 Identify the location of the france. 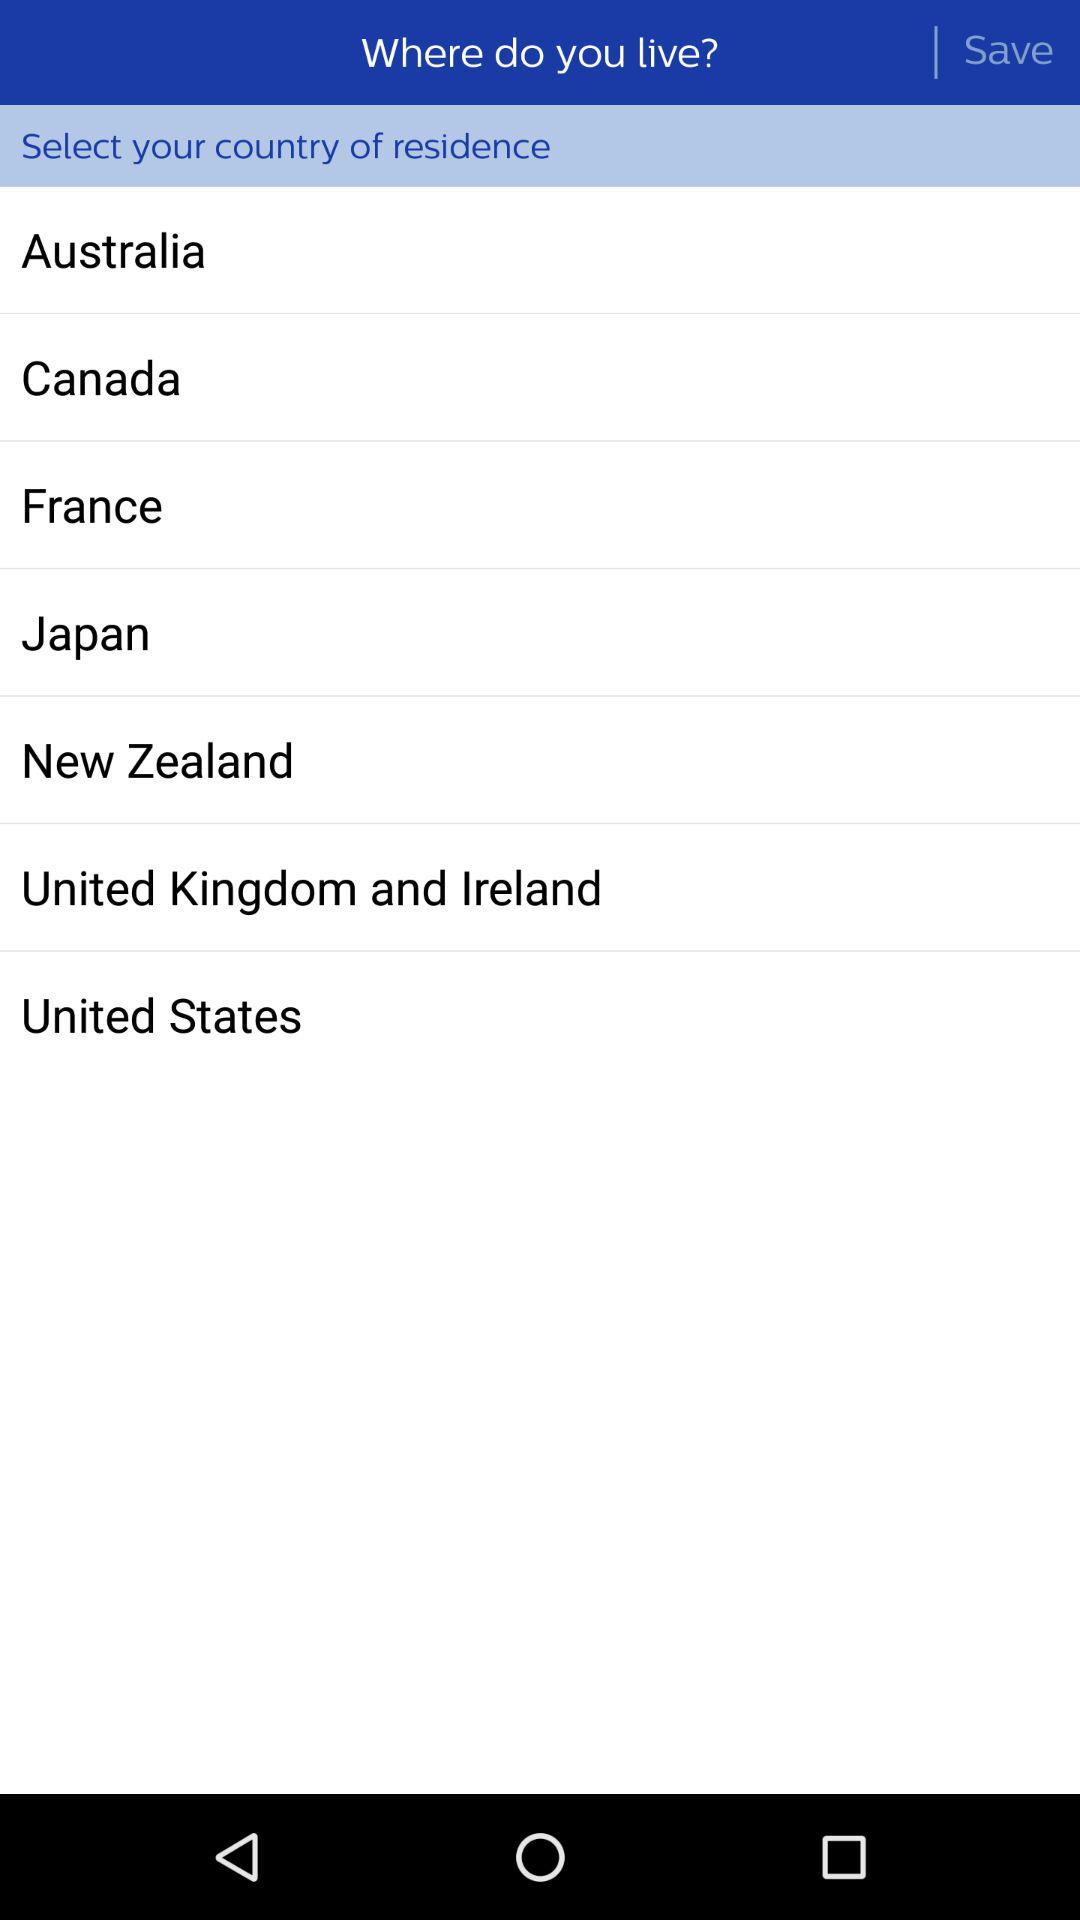
(540, 504).